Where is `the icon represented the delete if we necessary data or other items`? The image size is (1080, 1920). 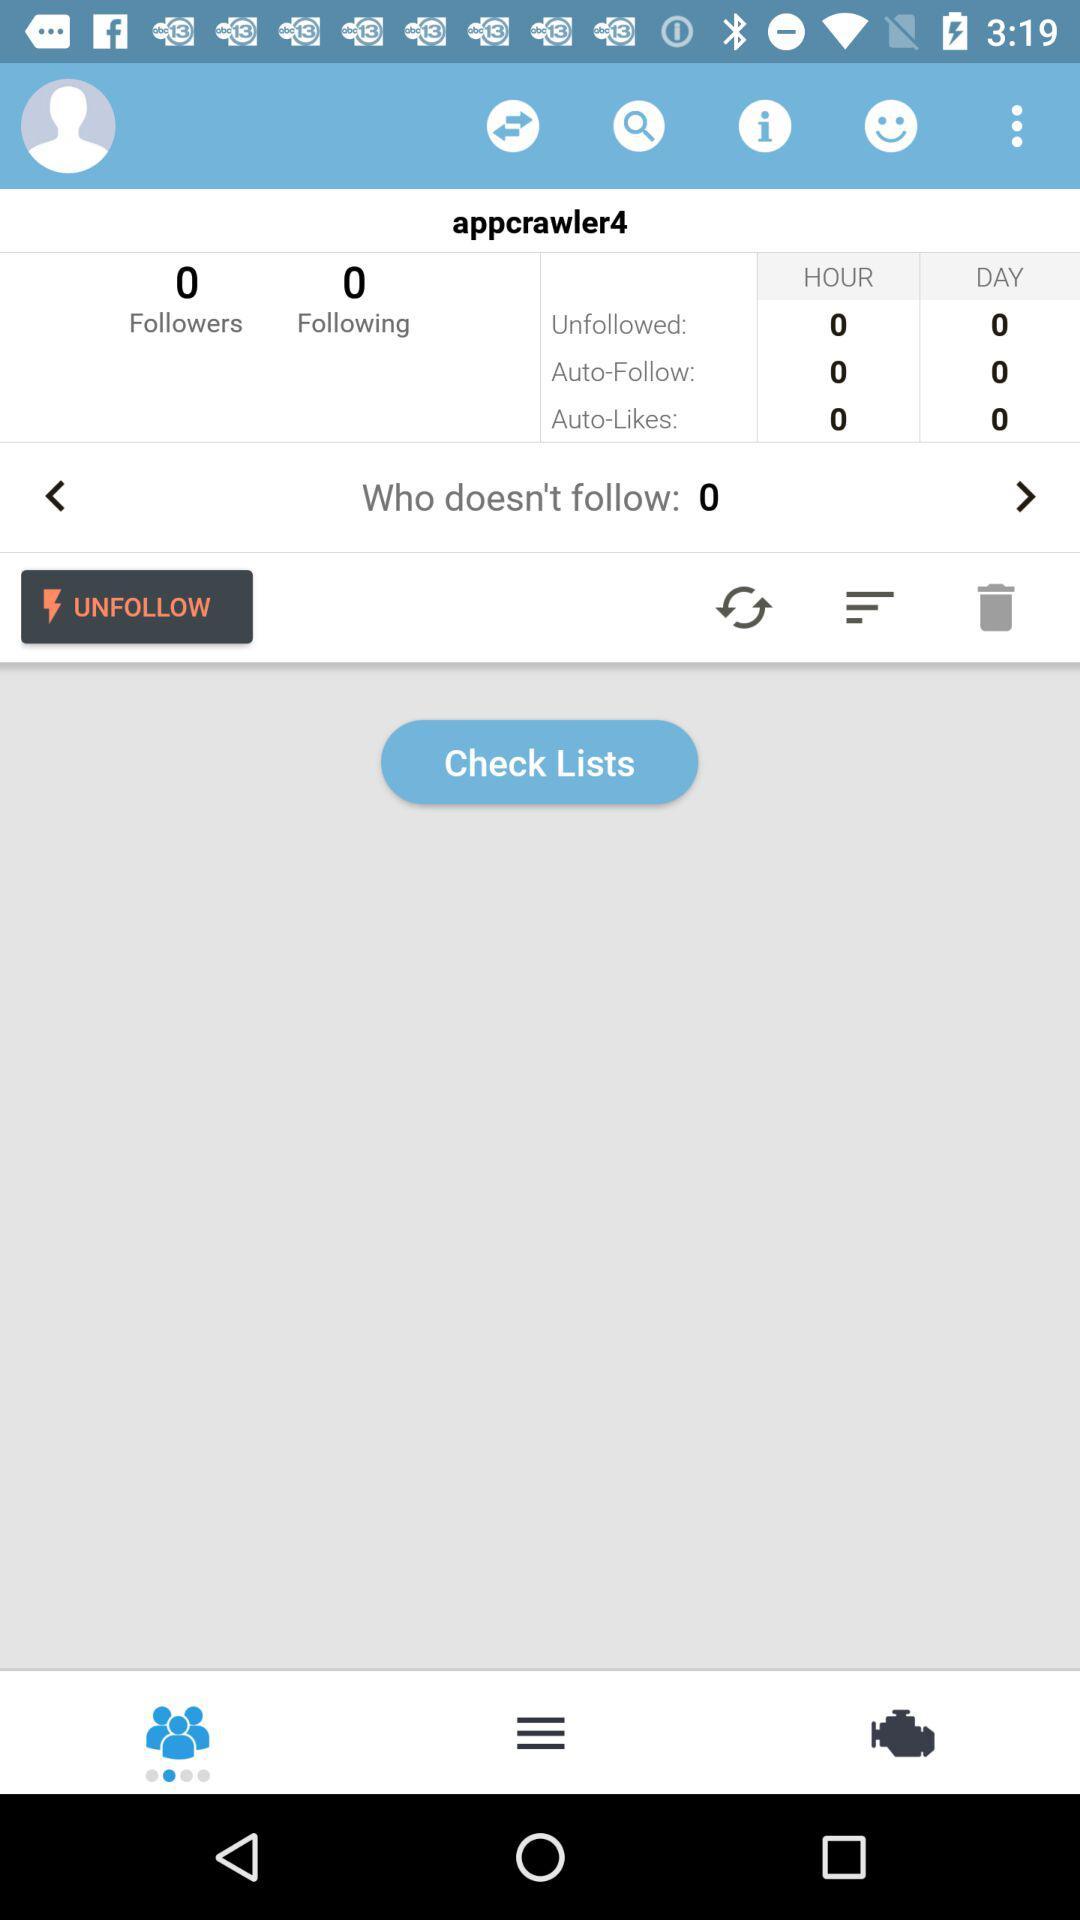 the icon represented the delete if we necessary data or other items is located at coordinates (995, 606).